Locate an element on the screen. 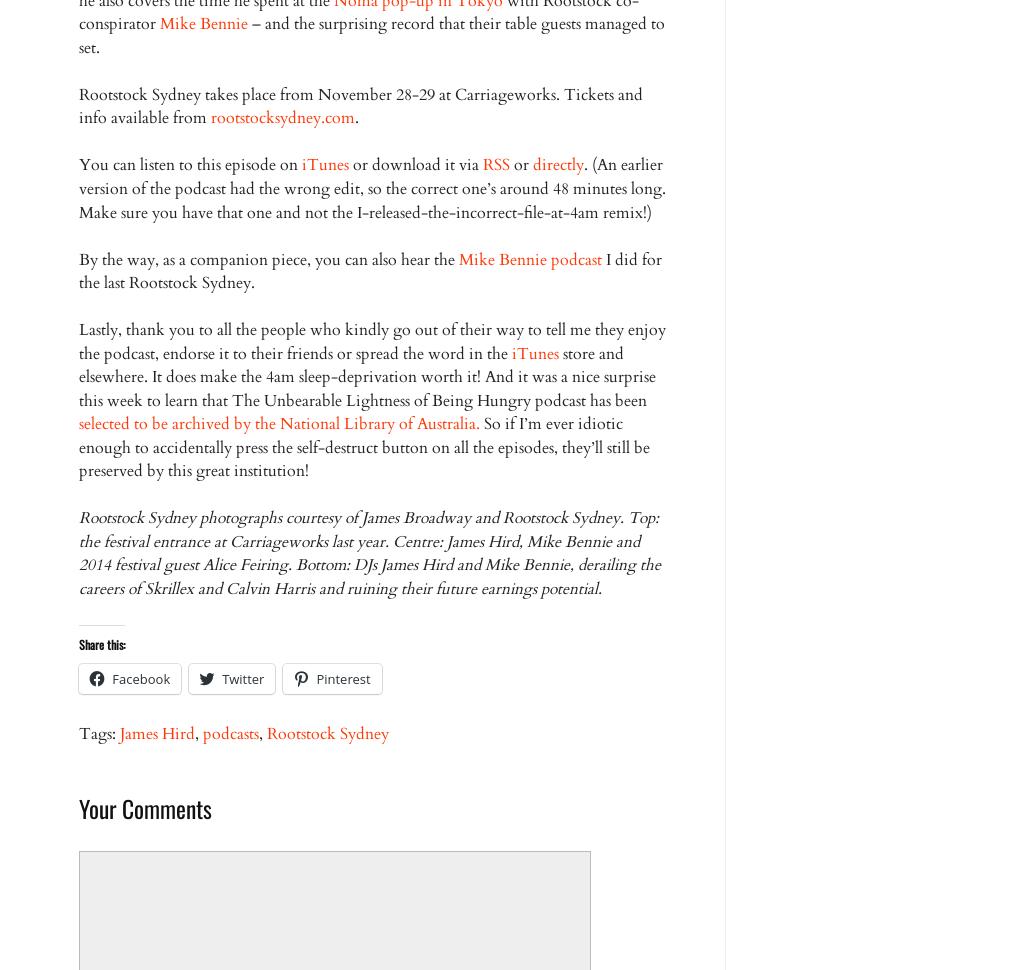 Image resolution: width=1013 pixels, height=970 pixels. 'RSS' is located at coordinates (495, 163).